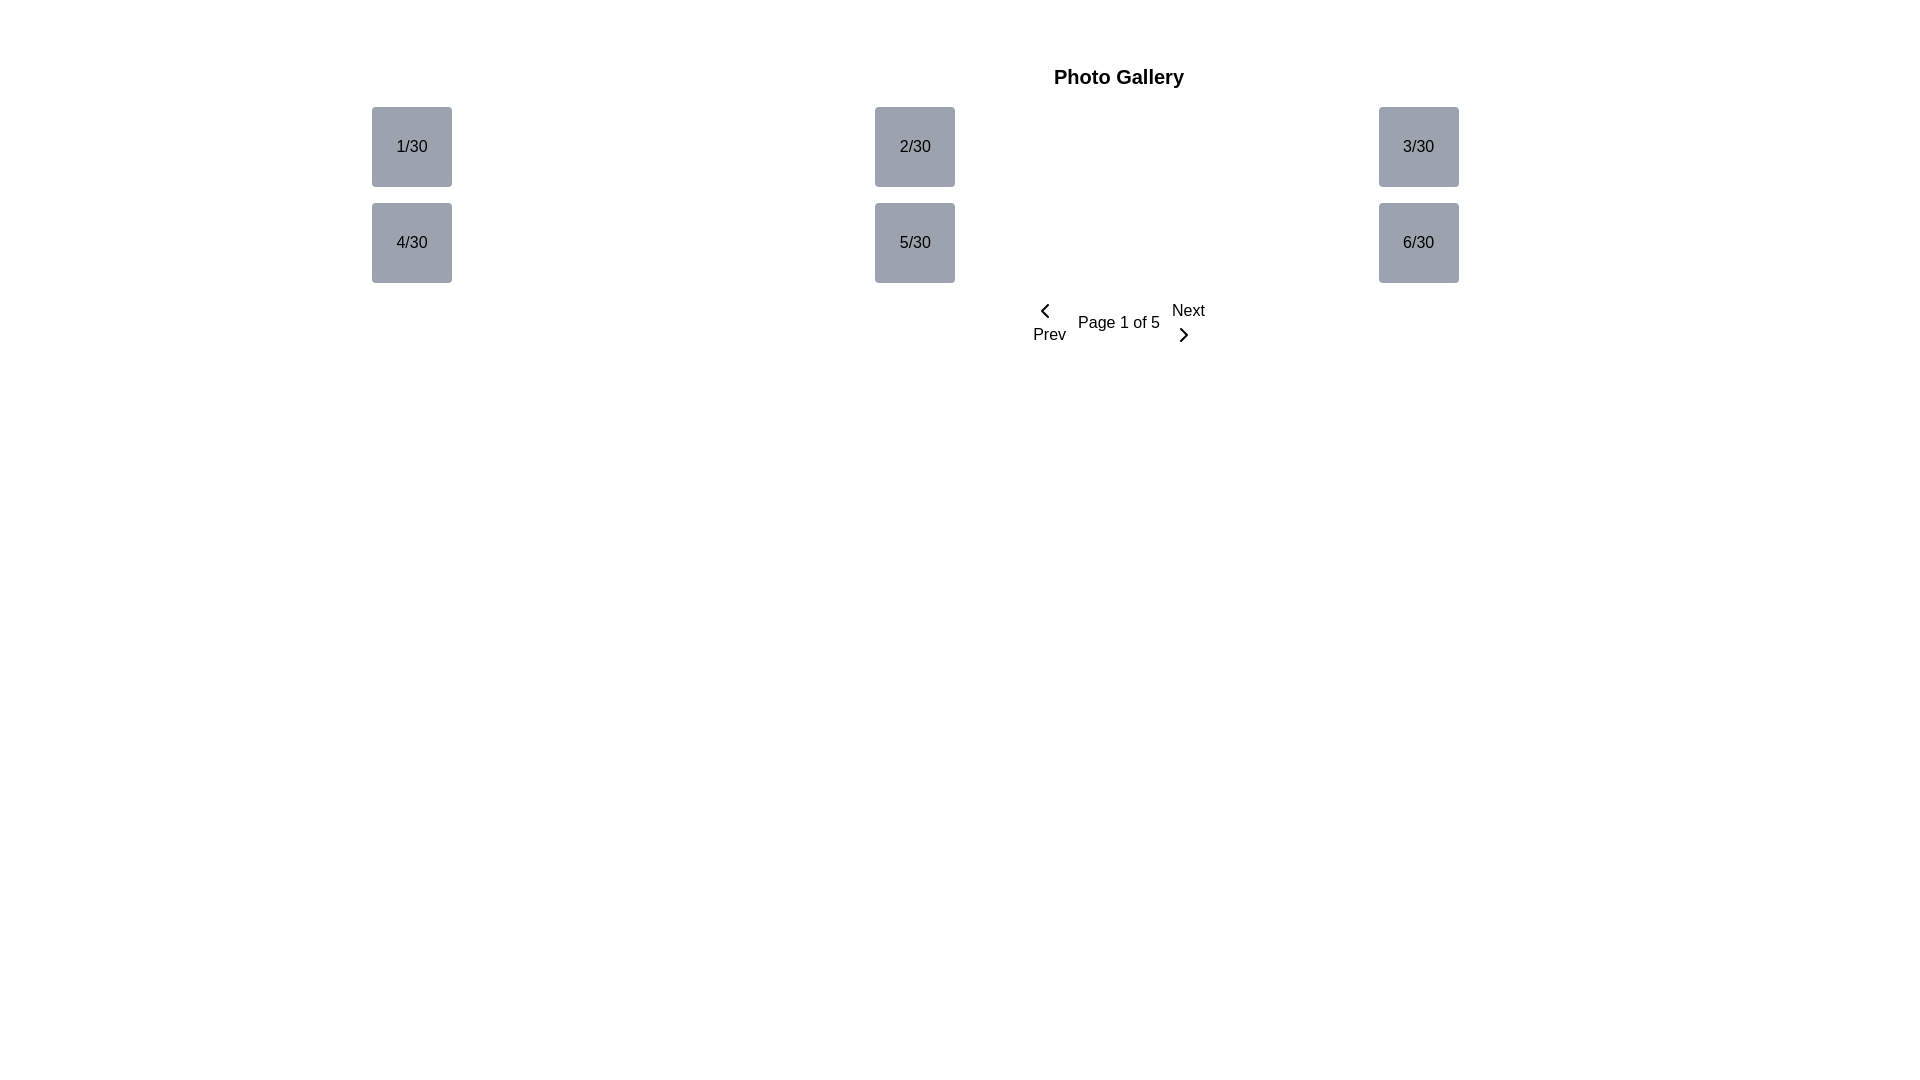 This screenshot has width=1920, height=1080. I want to click on the 'Next' button, which includes a rightward-pointing chevron arrow icon, so click(1183, 334).